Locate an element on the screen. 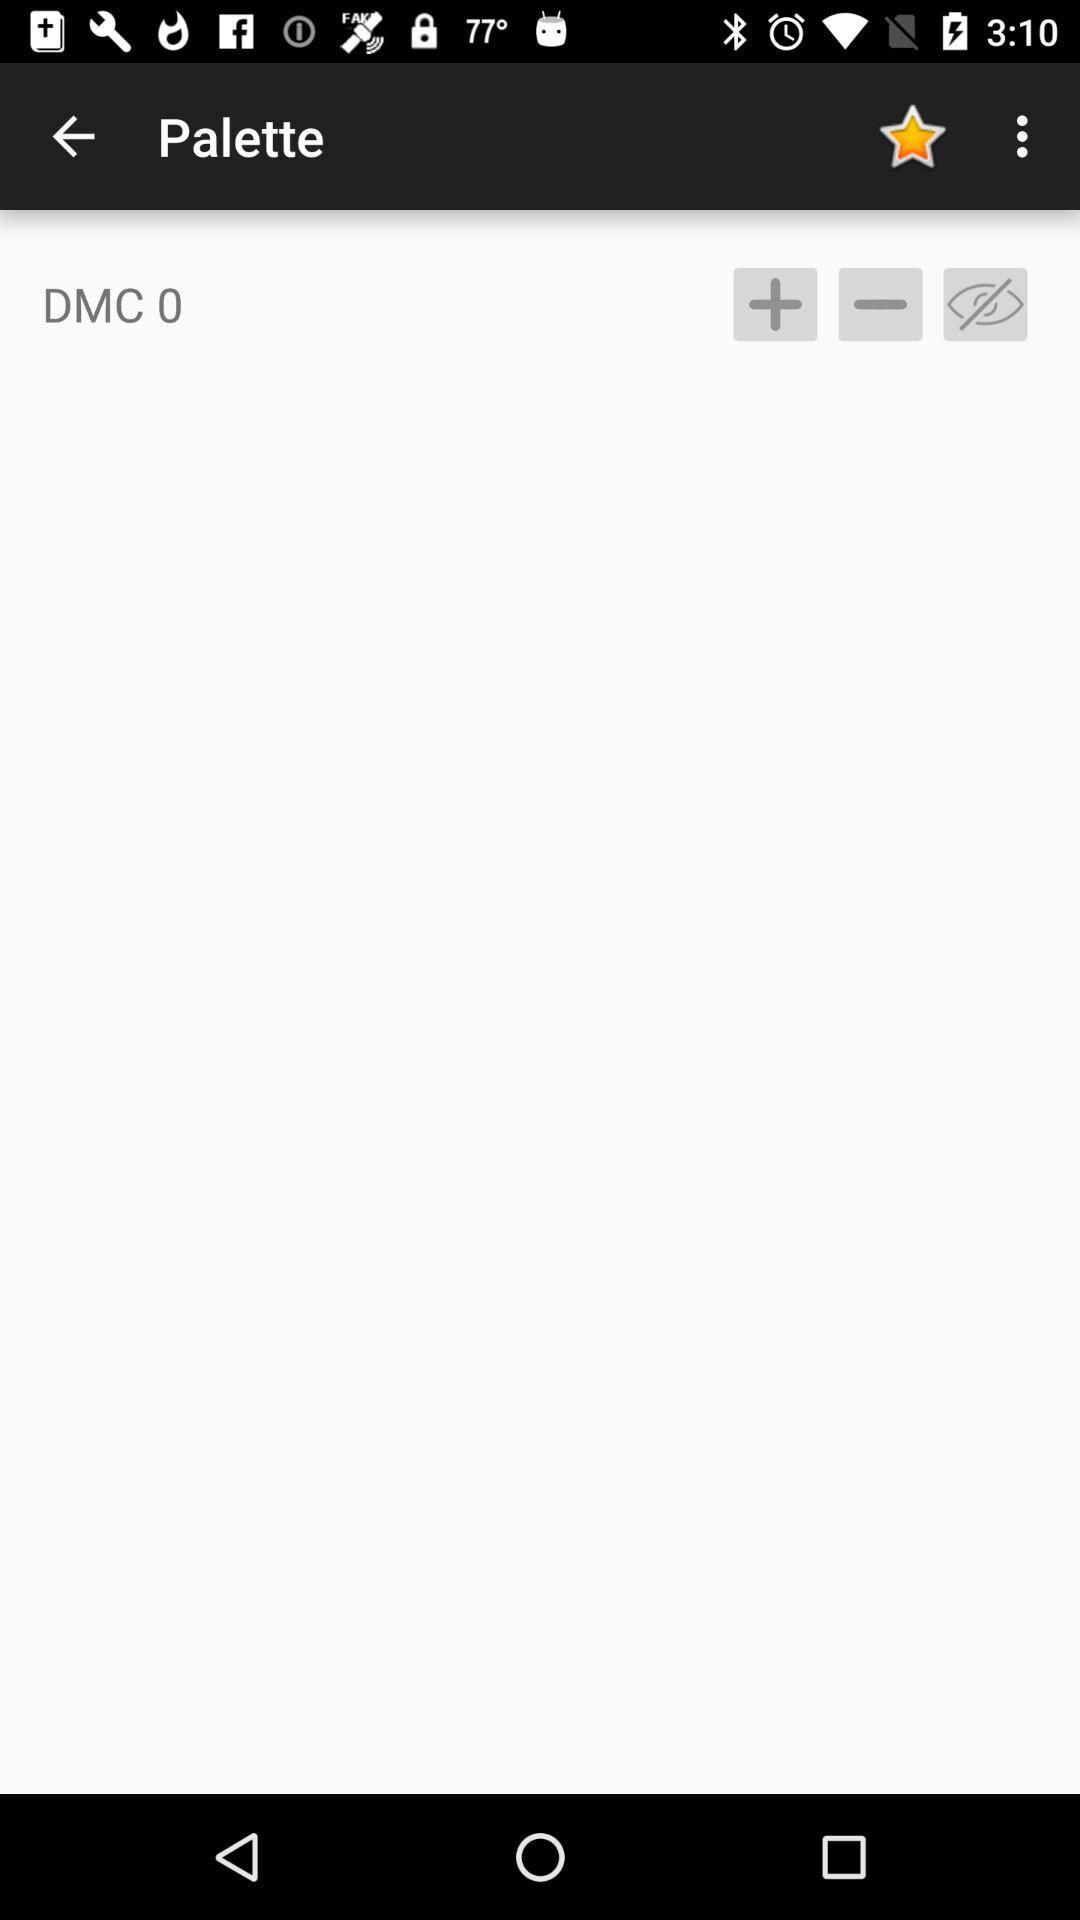 The height and width of the screenshot is (1920, 1080). turn off camera is located at coordinates (984, 303).